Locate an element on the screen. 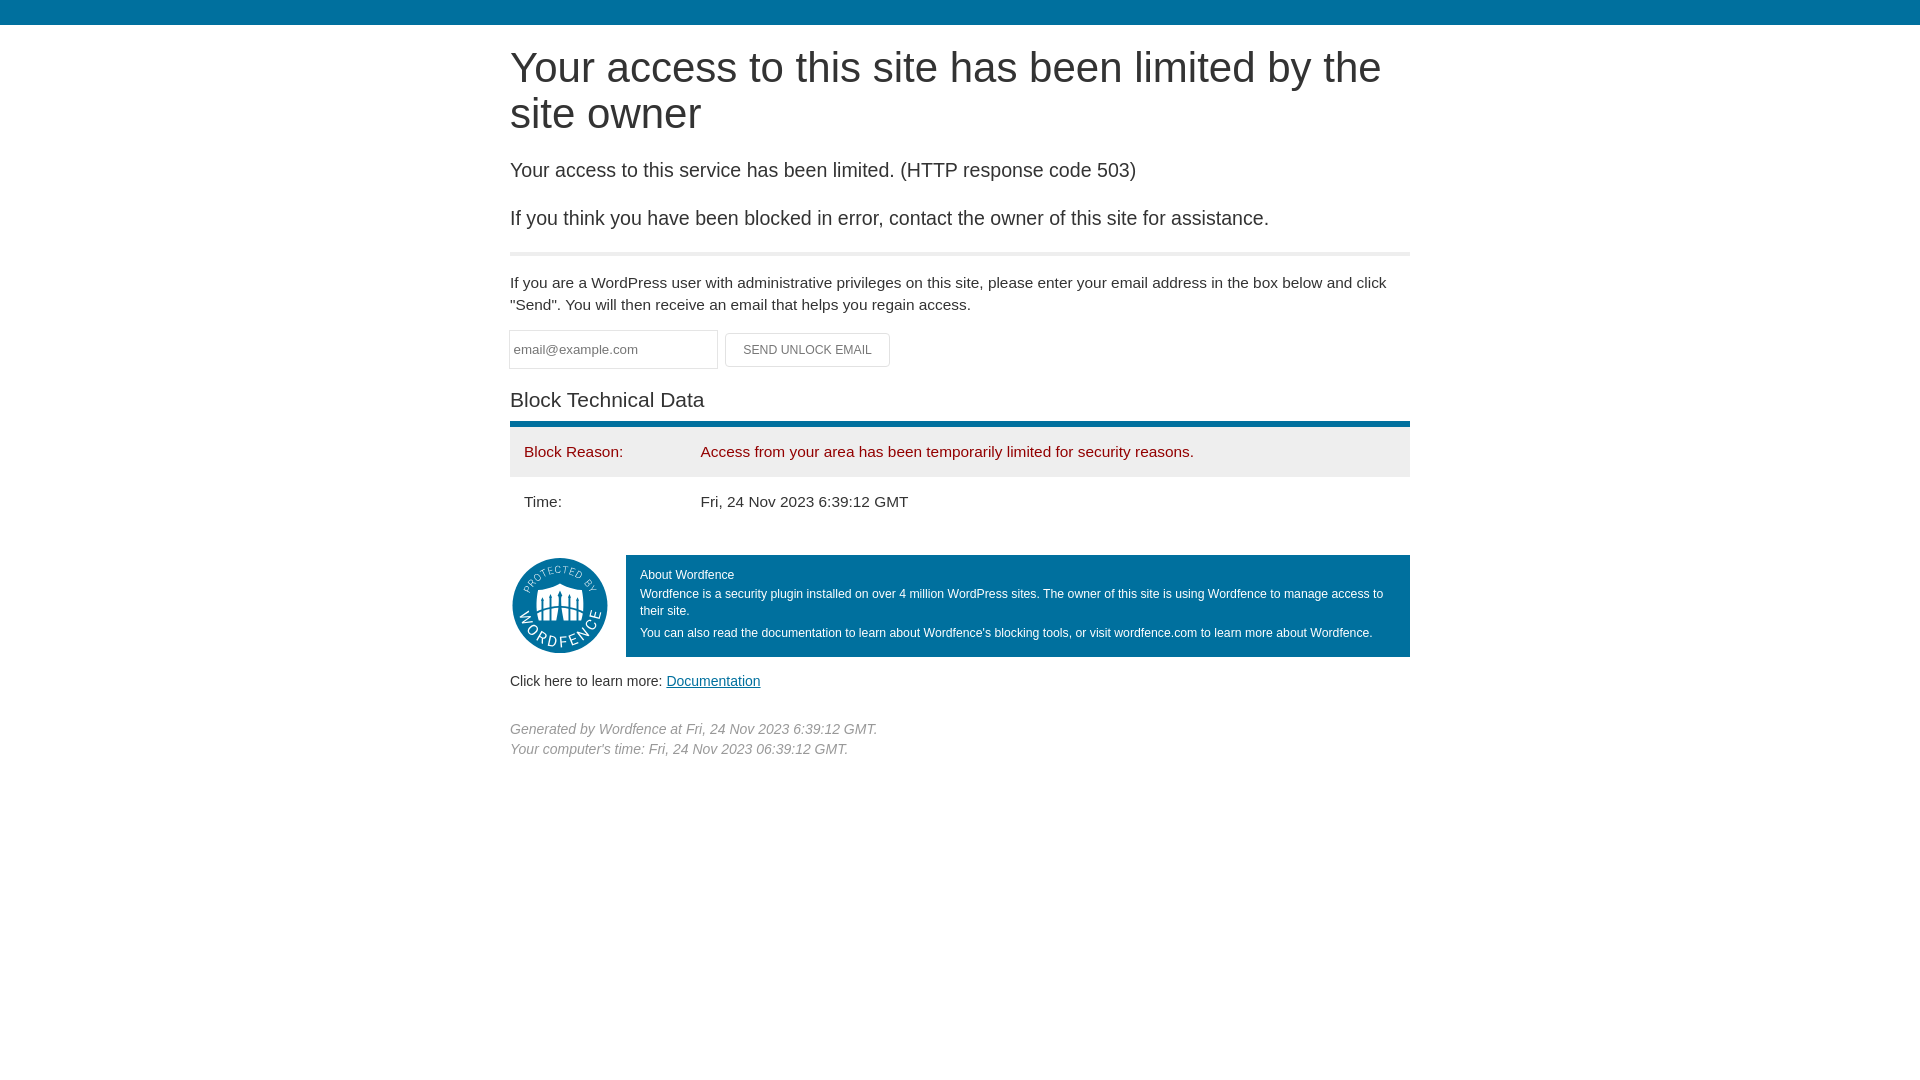  'Documentation' is located at coordinates (666, 680).